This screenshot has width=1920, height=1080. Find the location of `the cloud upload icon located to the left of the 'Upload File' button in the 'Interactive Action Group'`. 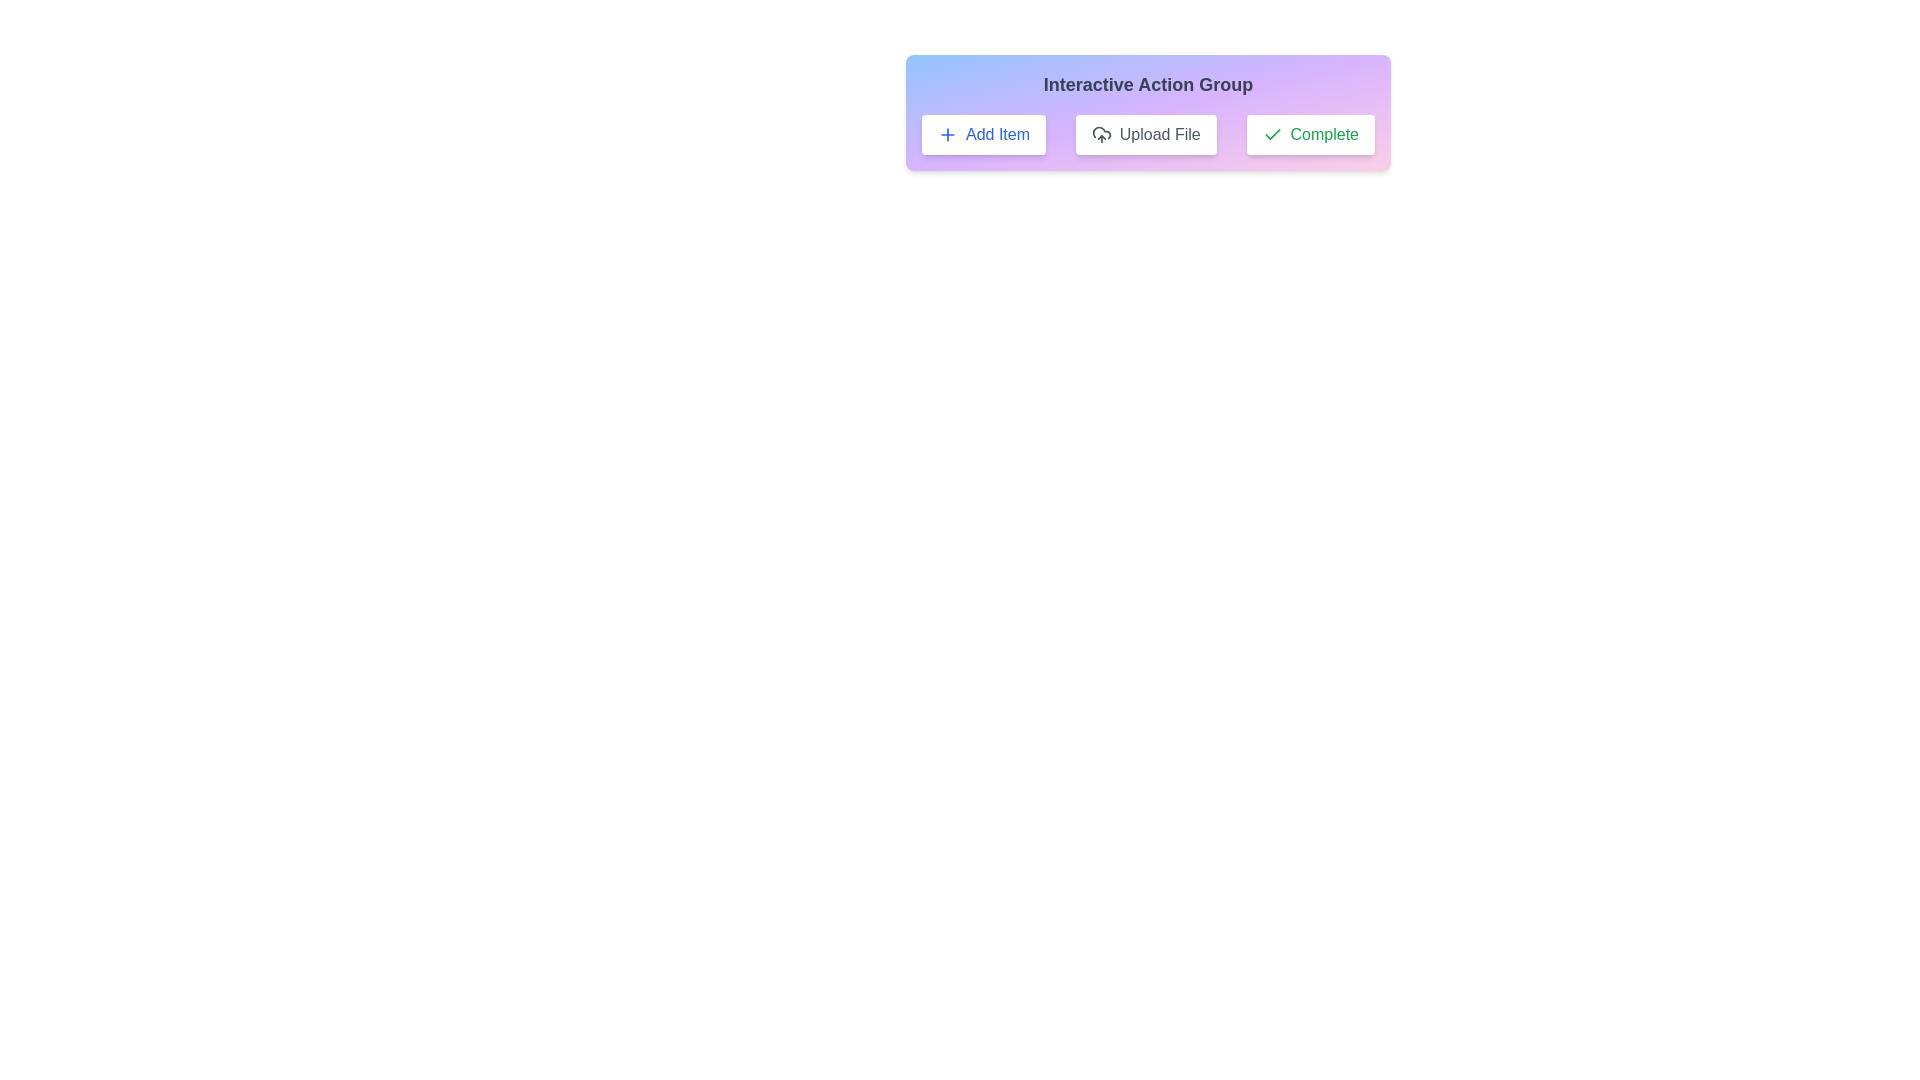

the cloud upload icon located to the left of the 'Upload File' button in the 'Interactive Action Group' is located at coordinates (1100, 135).